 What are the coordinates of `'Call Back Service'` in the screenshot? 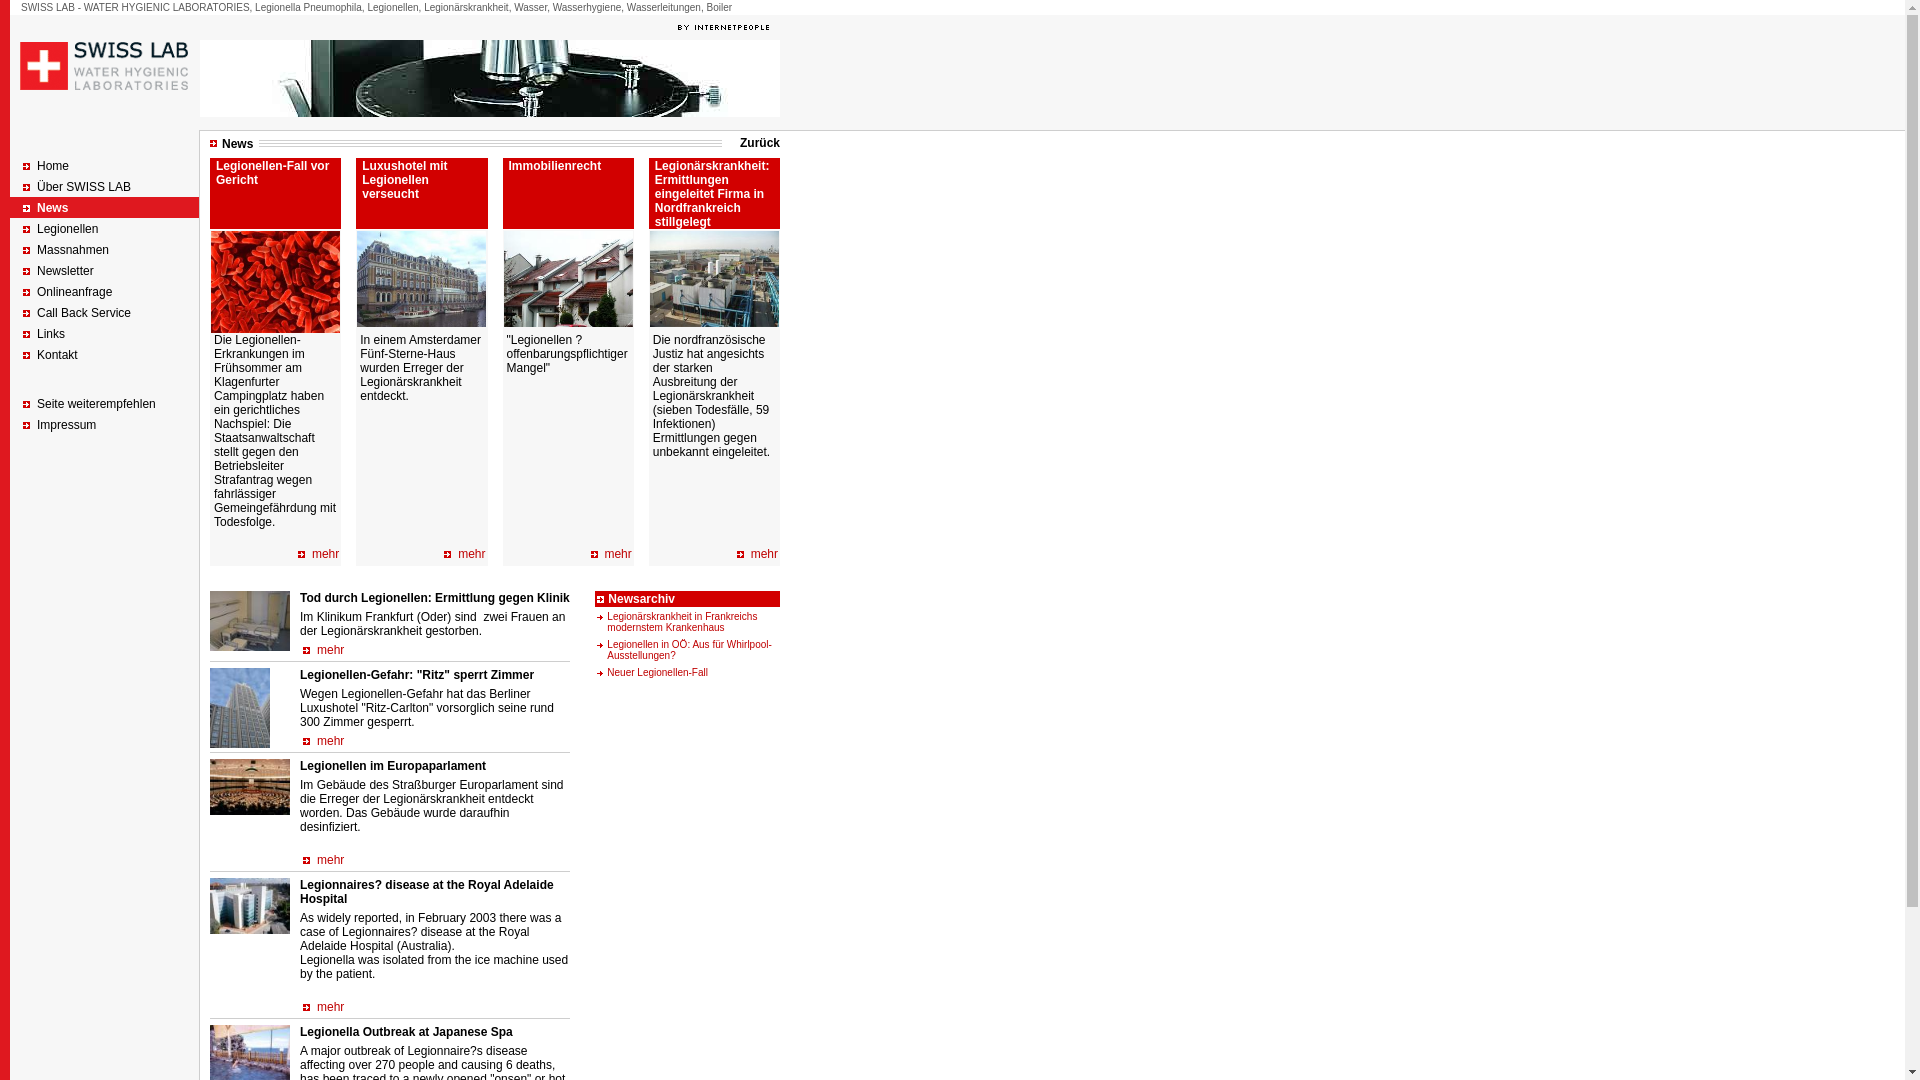 It's located at (82, 312).